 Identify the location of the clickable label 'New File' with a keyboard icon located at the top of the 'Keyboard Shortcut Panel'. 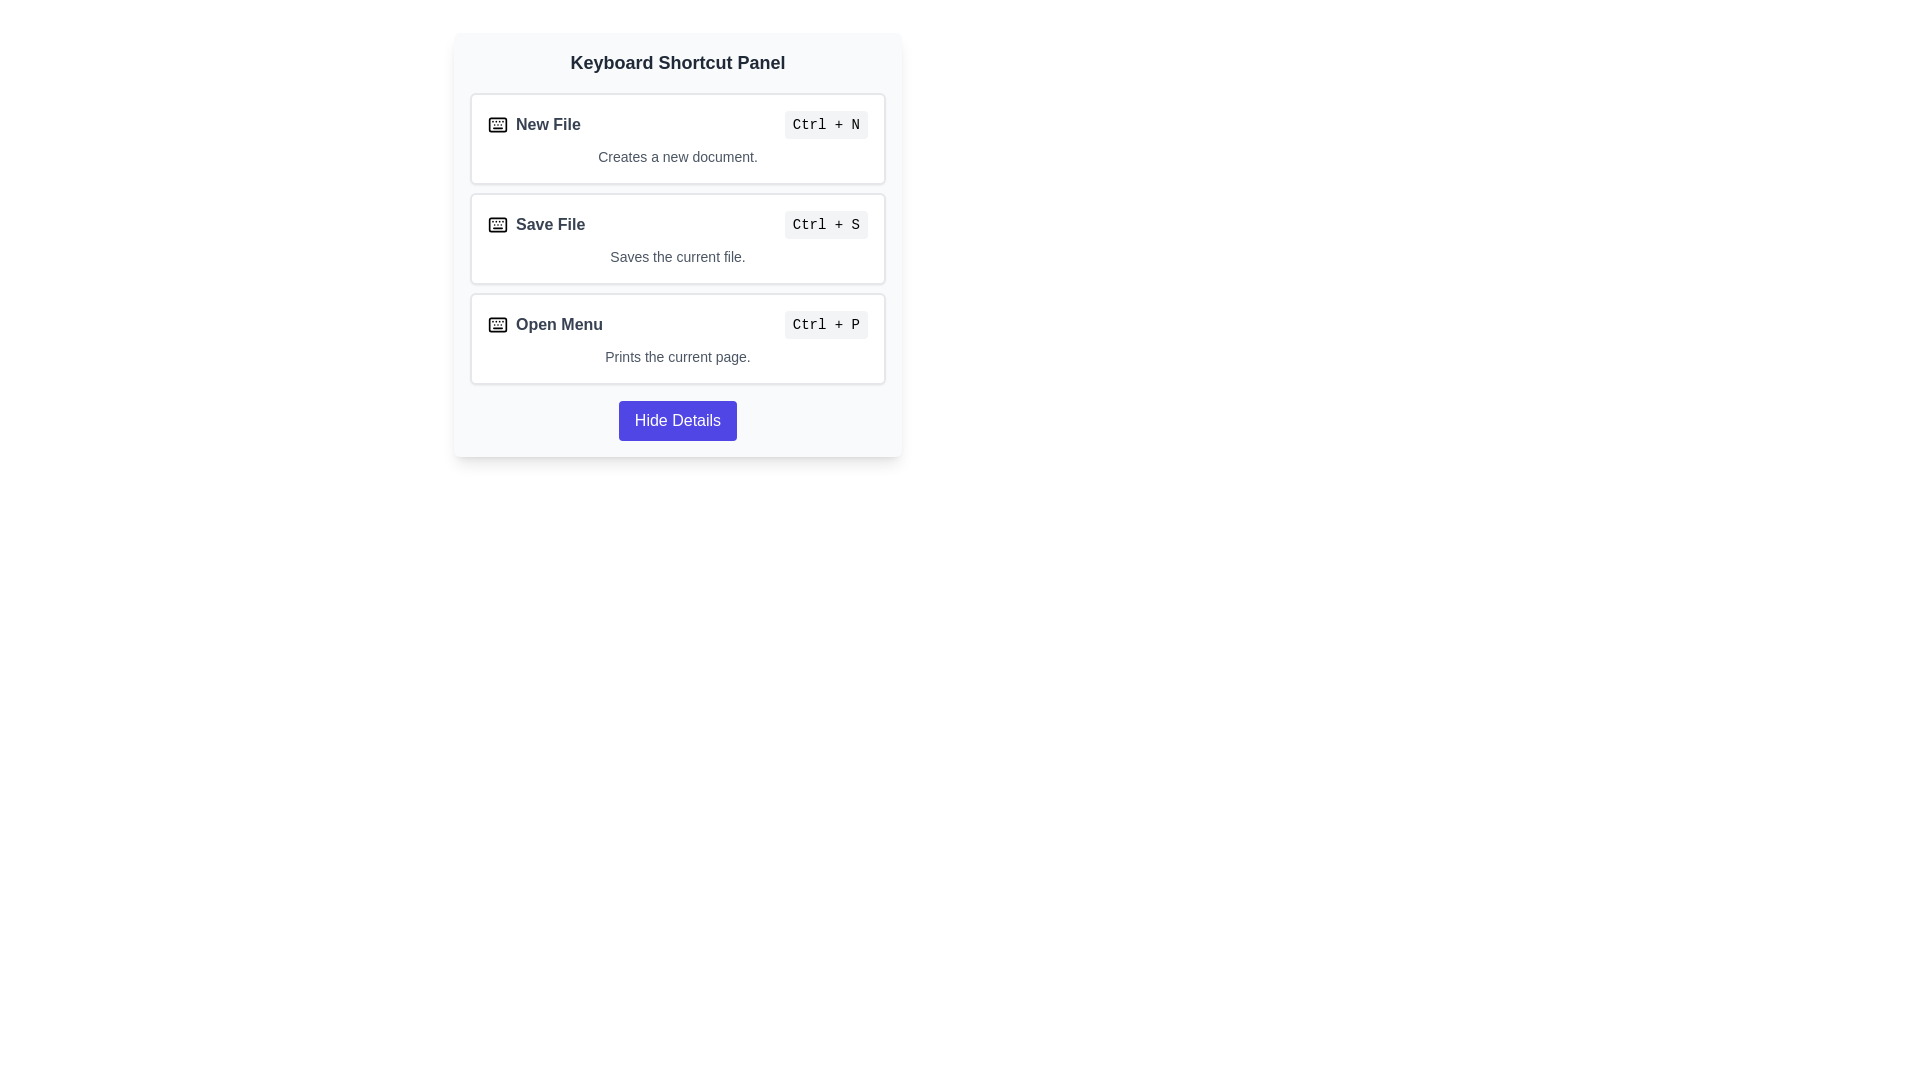
(534, 124).